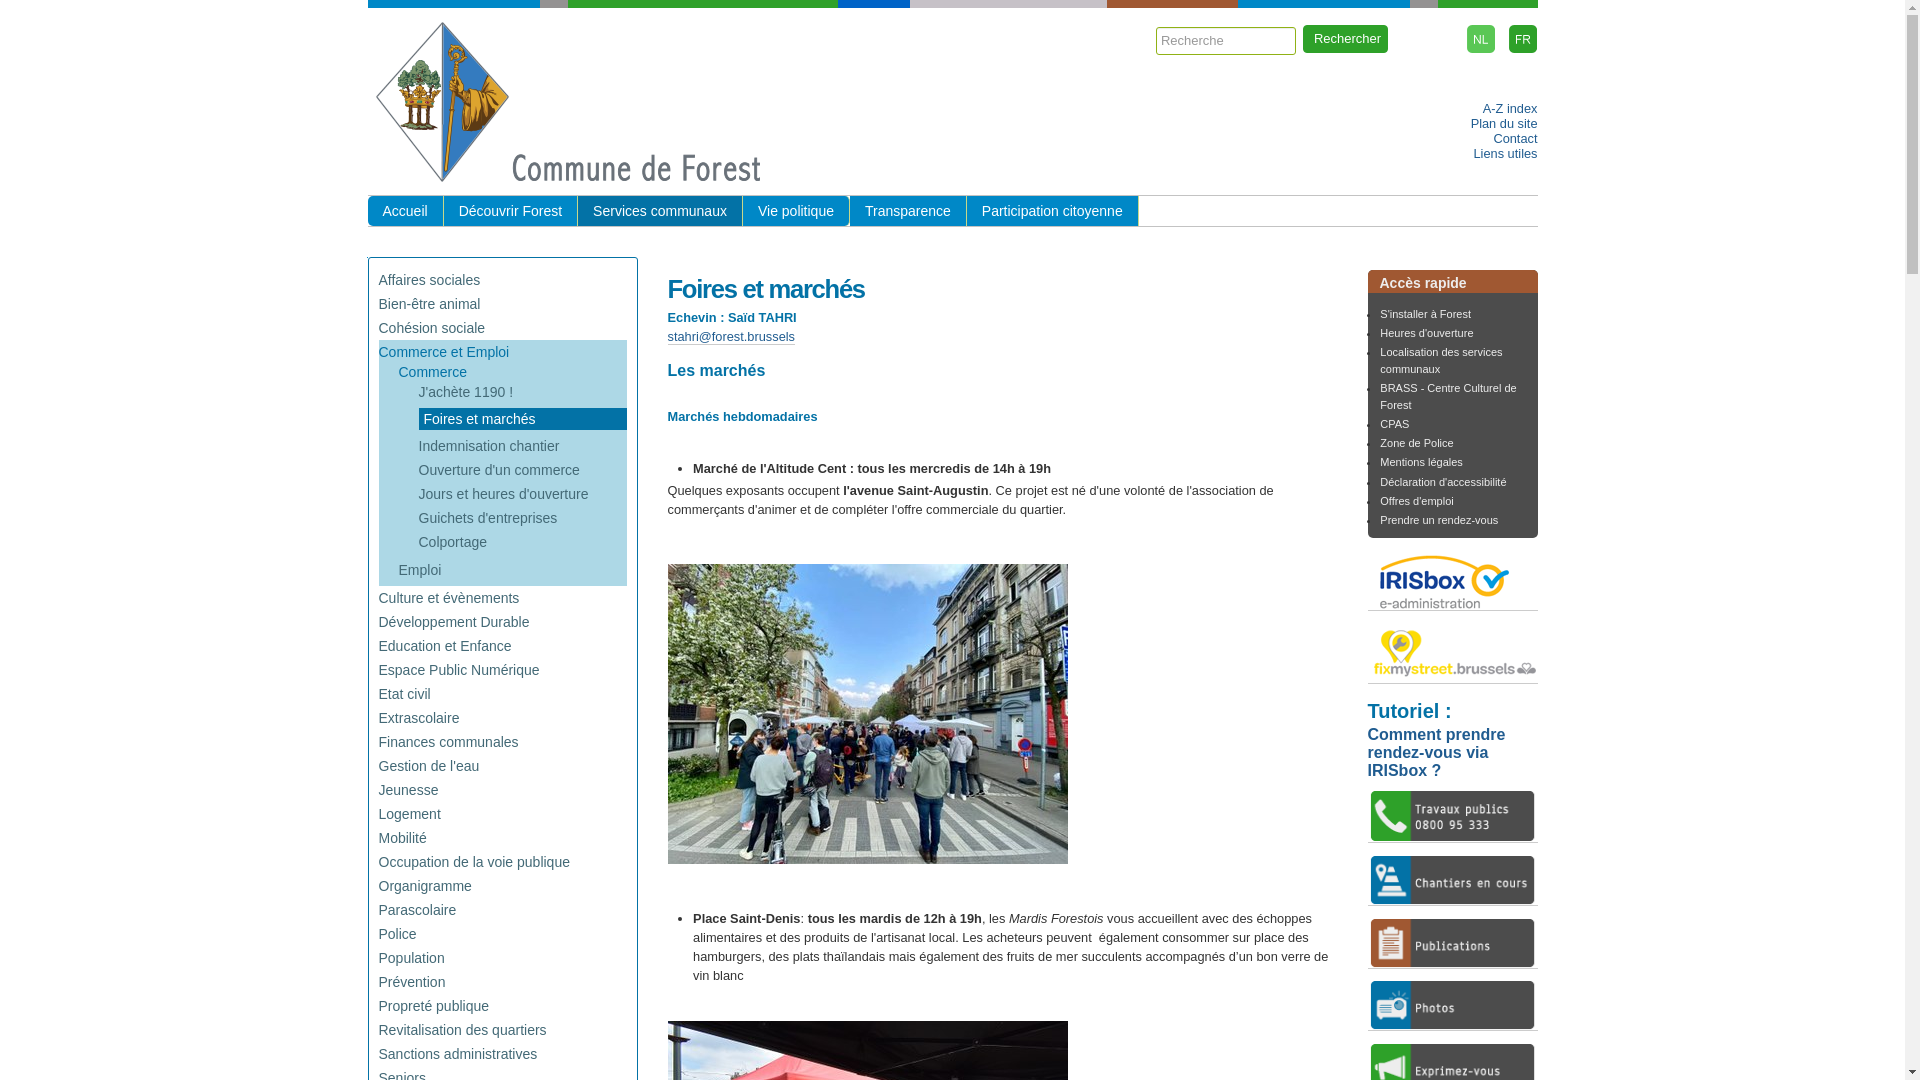  Describe the element at coordinates (398, 570) in the screenshot. I see `'Emploi'` at that location.